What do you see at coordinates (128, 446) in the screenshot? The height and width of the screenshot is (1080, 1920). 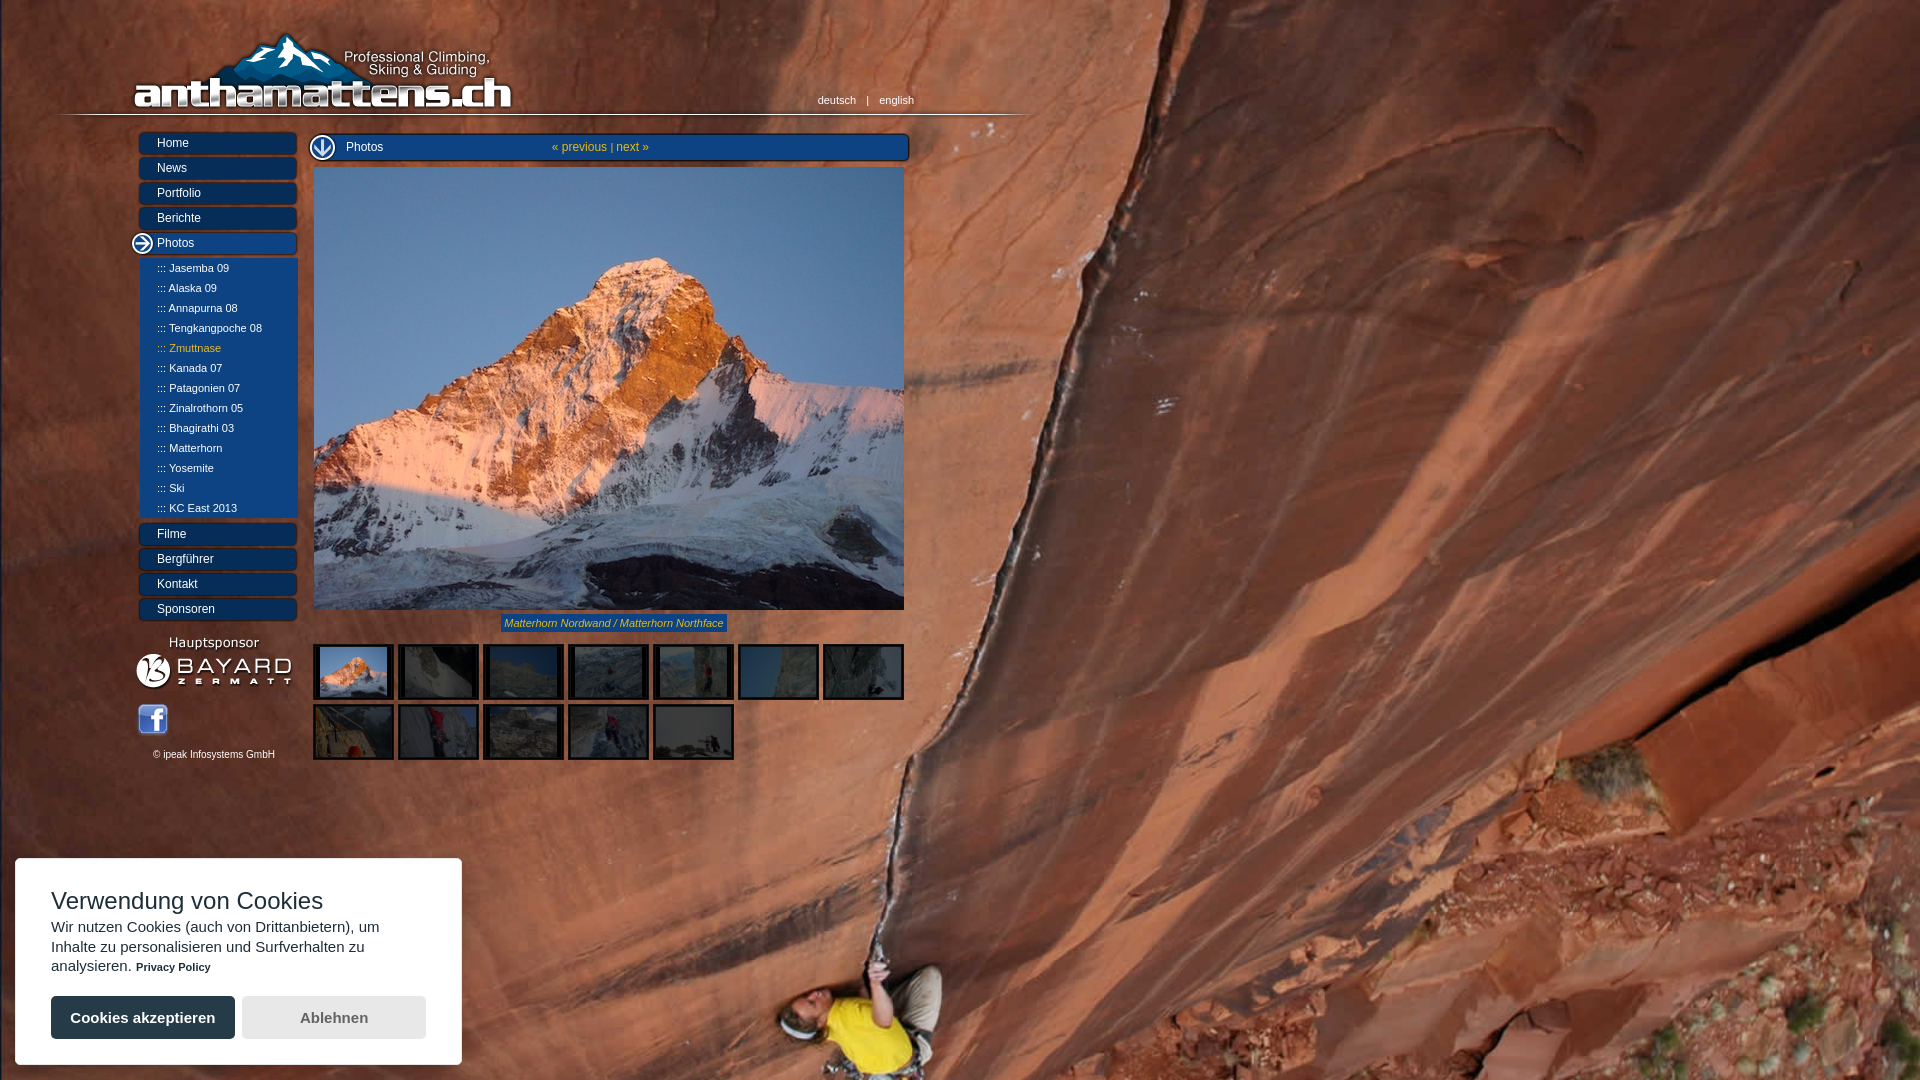 I see `'::: Matterhorn'` at bounding box center [128, 446].